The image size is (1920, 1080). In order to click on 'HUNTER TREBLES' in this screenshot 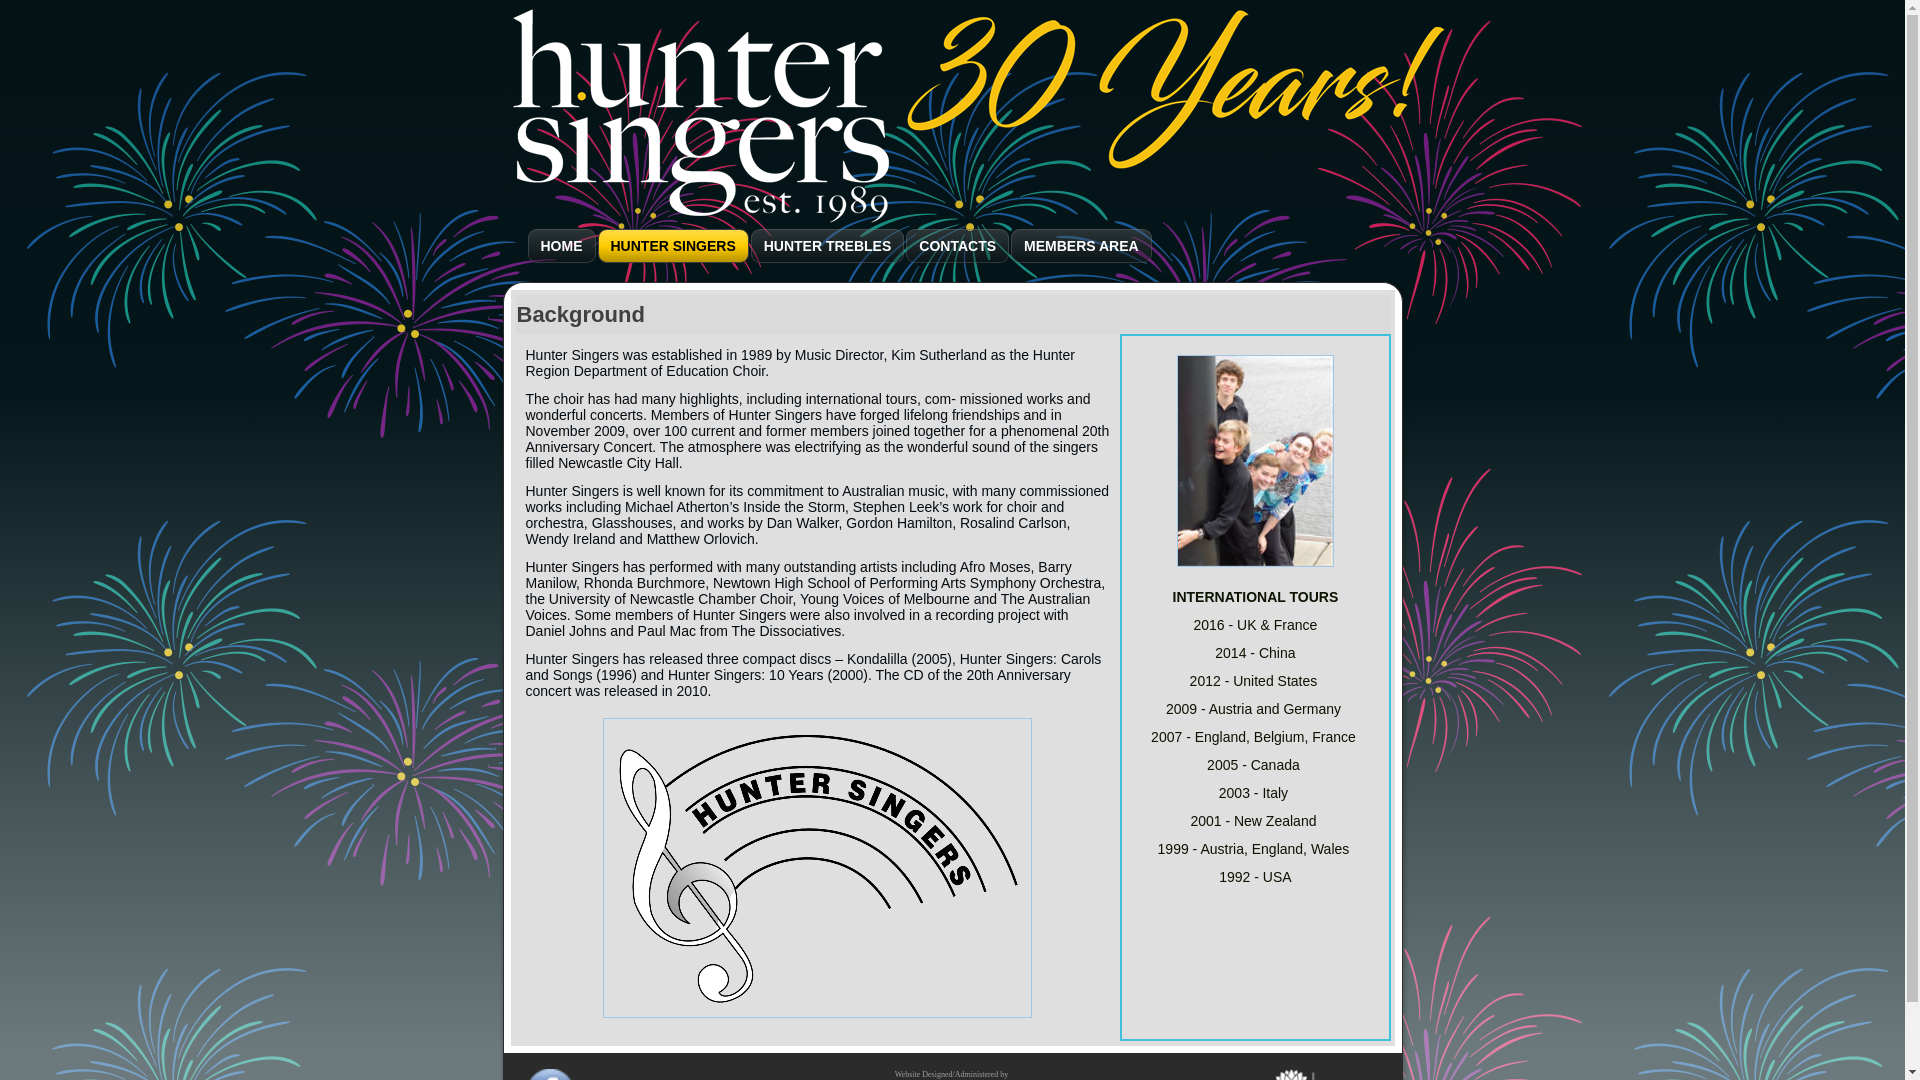, I will do `click(828, 245)`.